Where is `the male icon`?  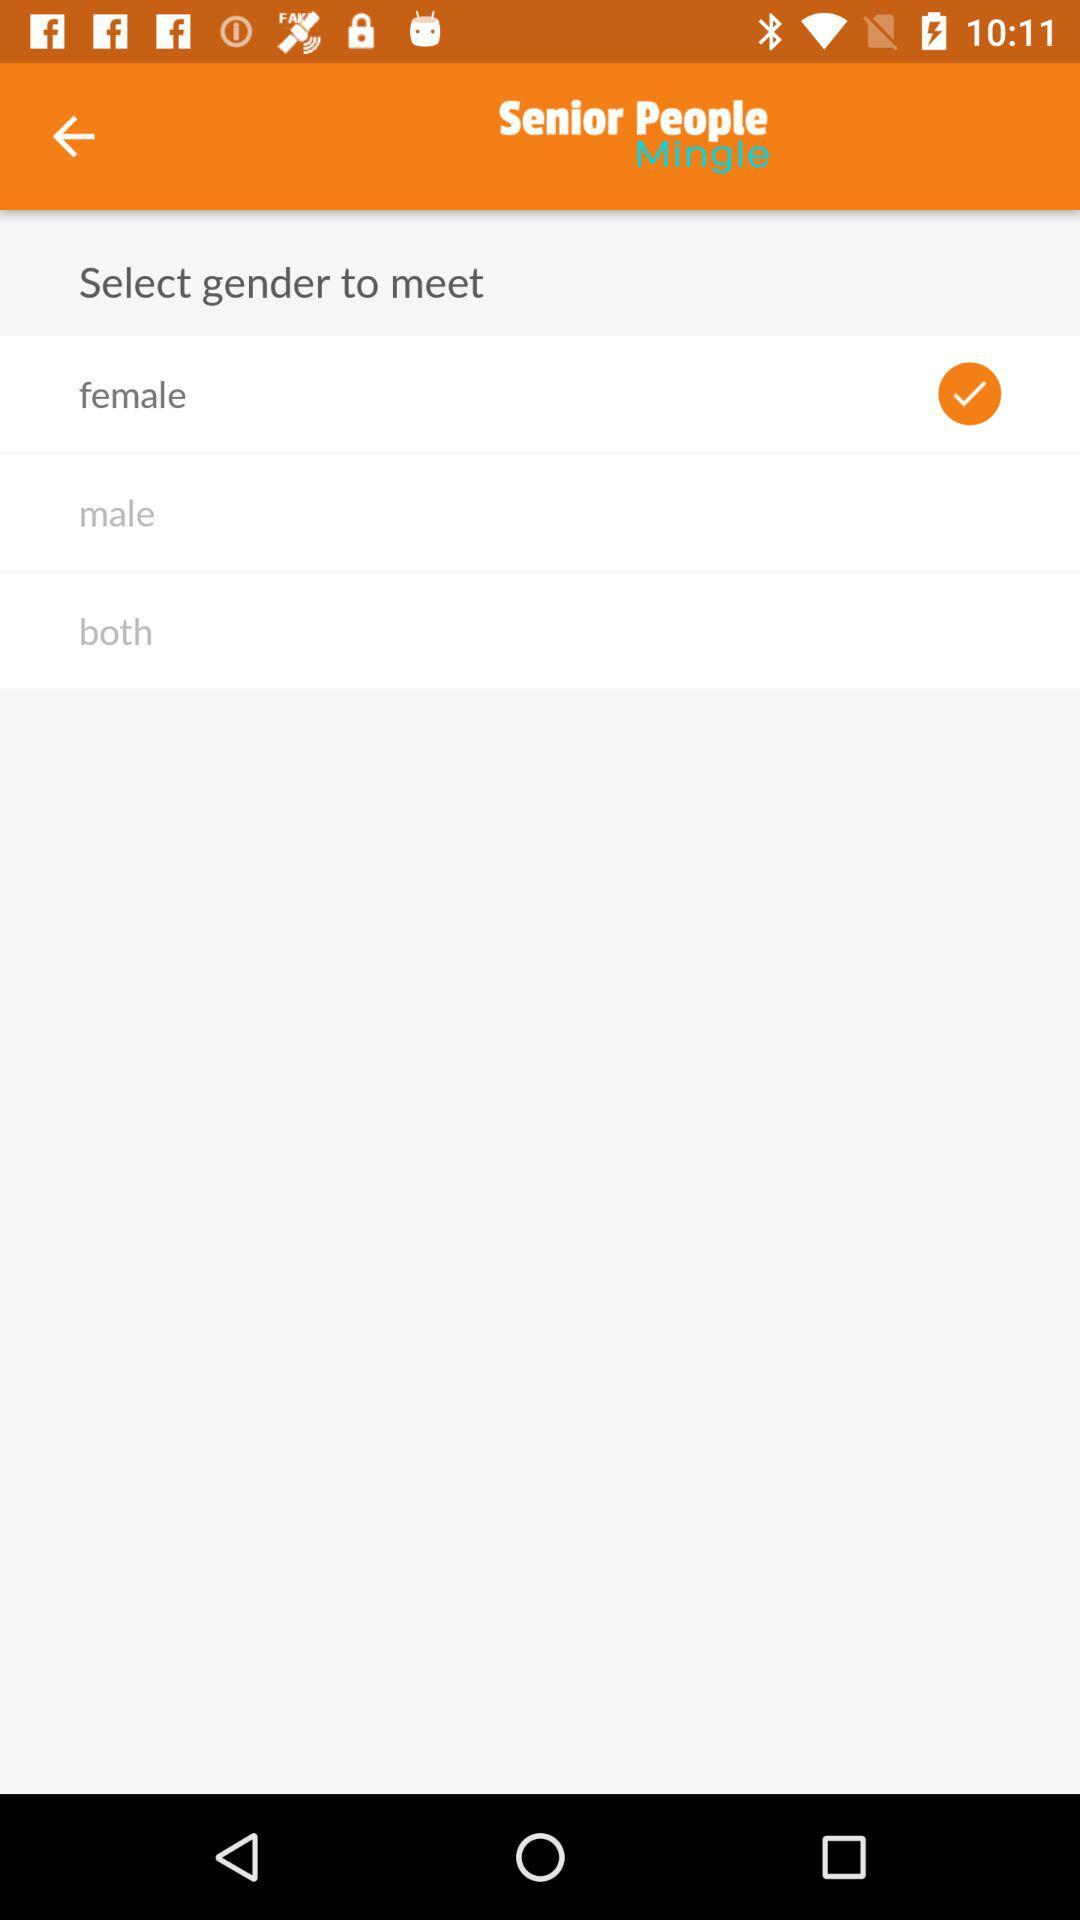 the male icon is located at coordinates (116, 511).